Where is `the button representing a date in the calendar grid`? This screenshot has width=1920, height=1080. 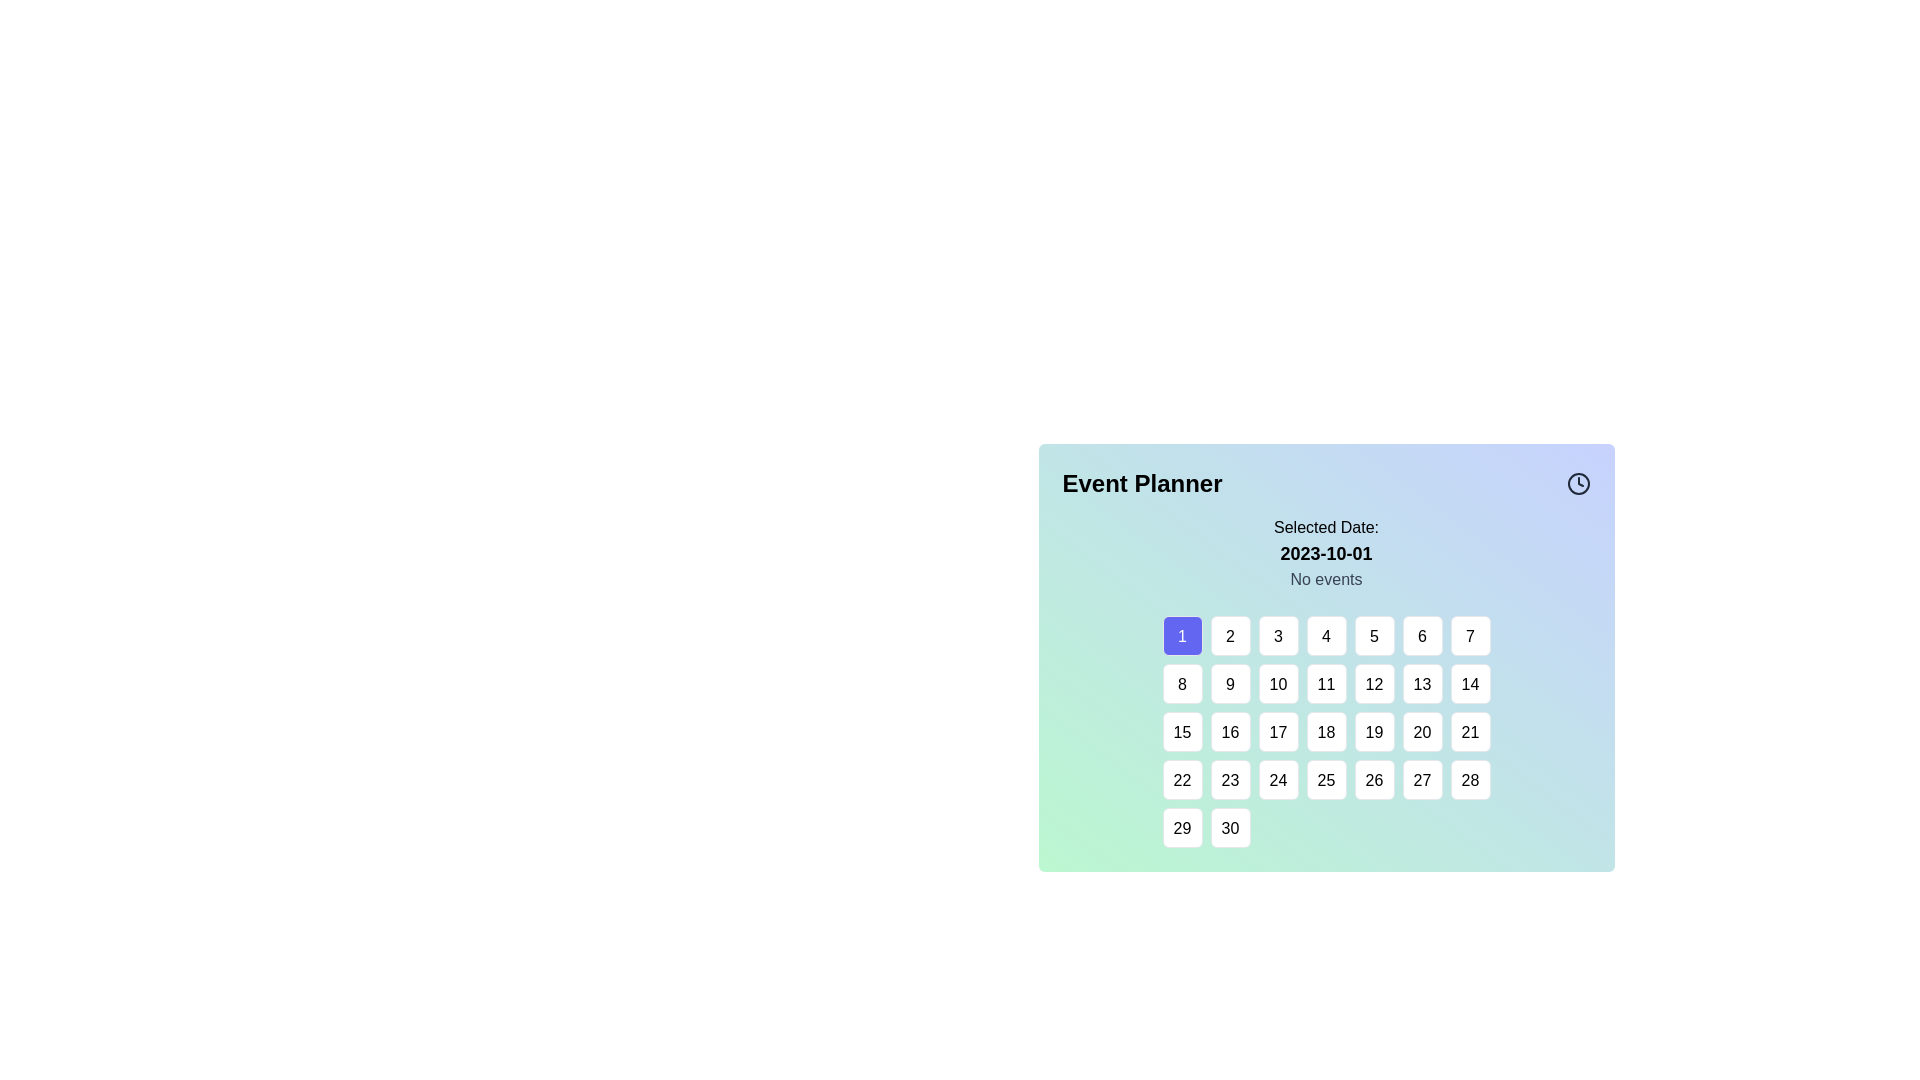 the button representing a date in the calendar grid is located at coordinates (1182, 732).